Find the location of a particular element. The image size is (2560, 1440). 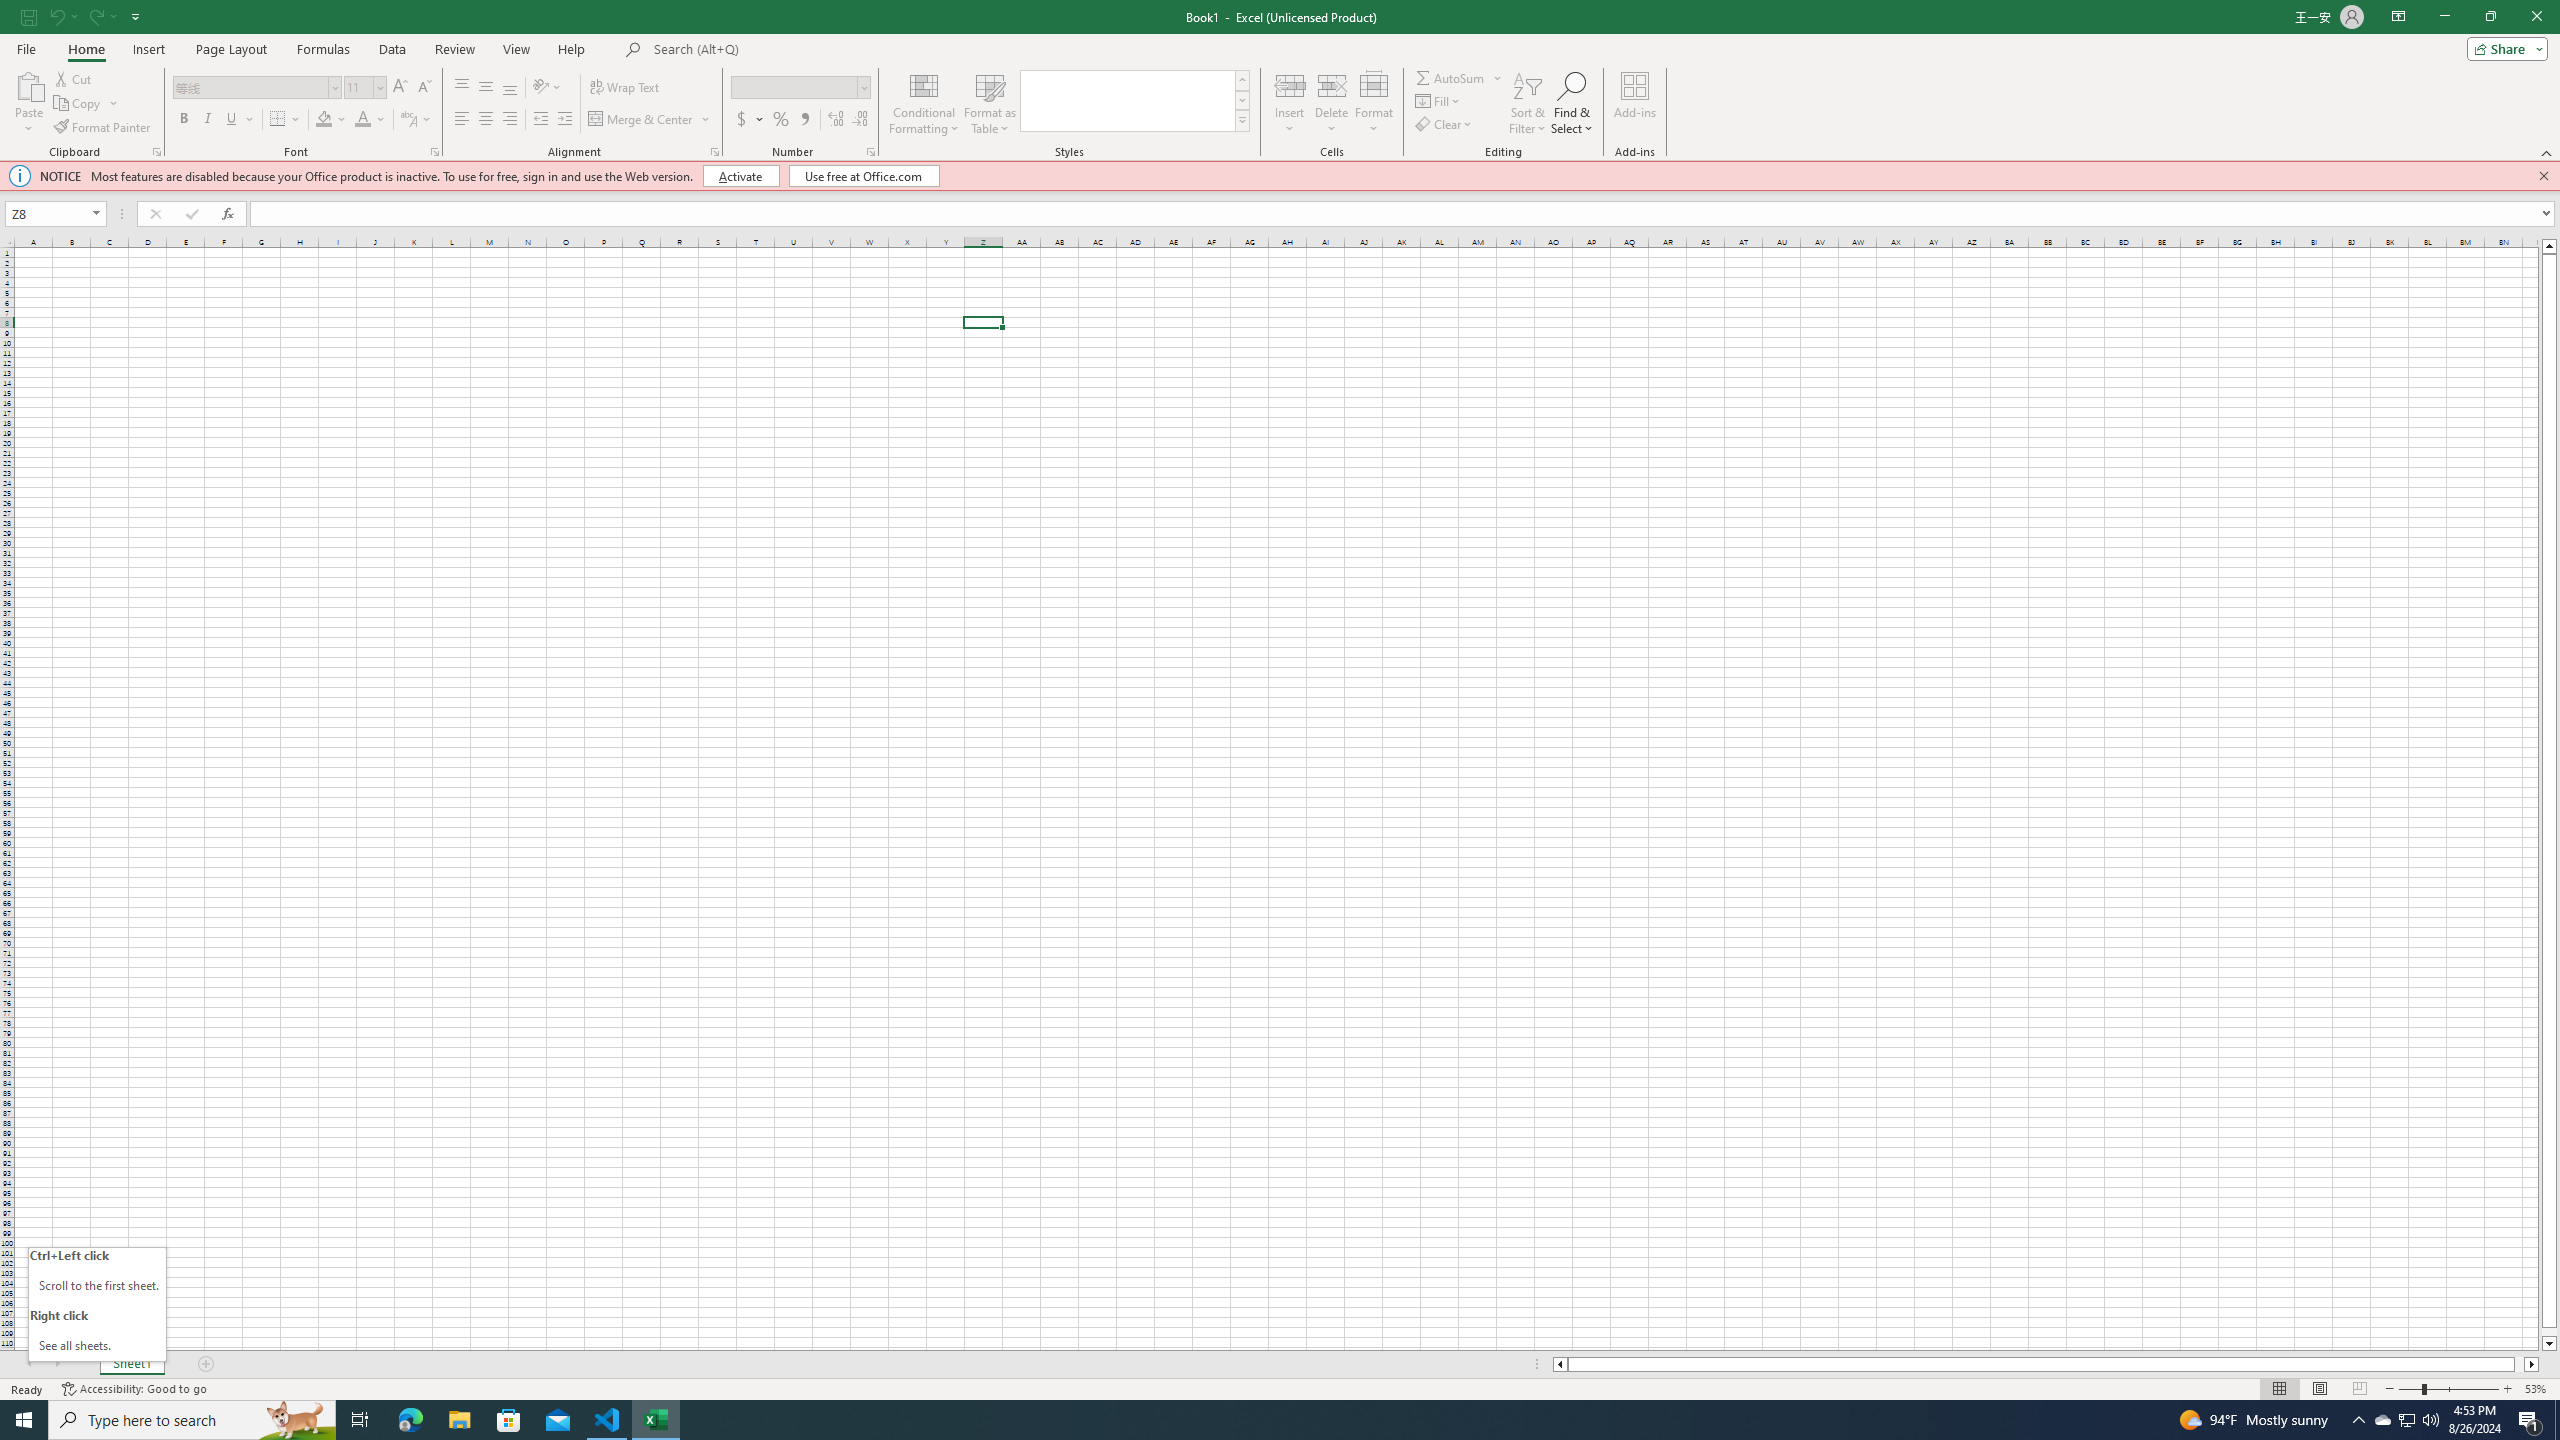

'Row up' is located at coordinates (1240, 80).